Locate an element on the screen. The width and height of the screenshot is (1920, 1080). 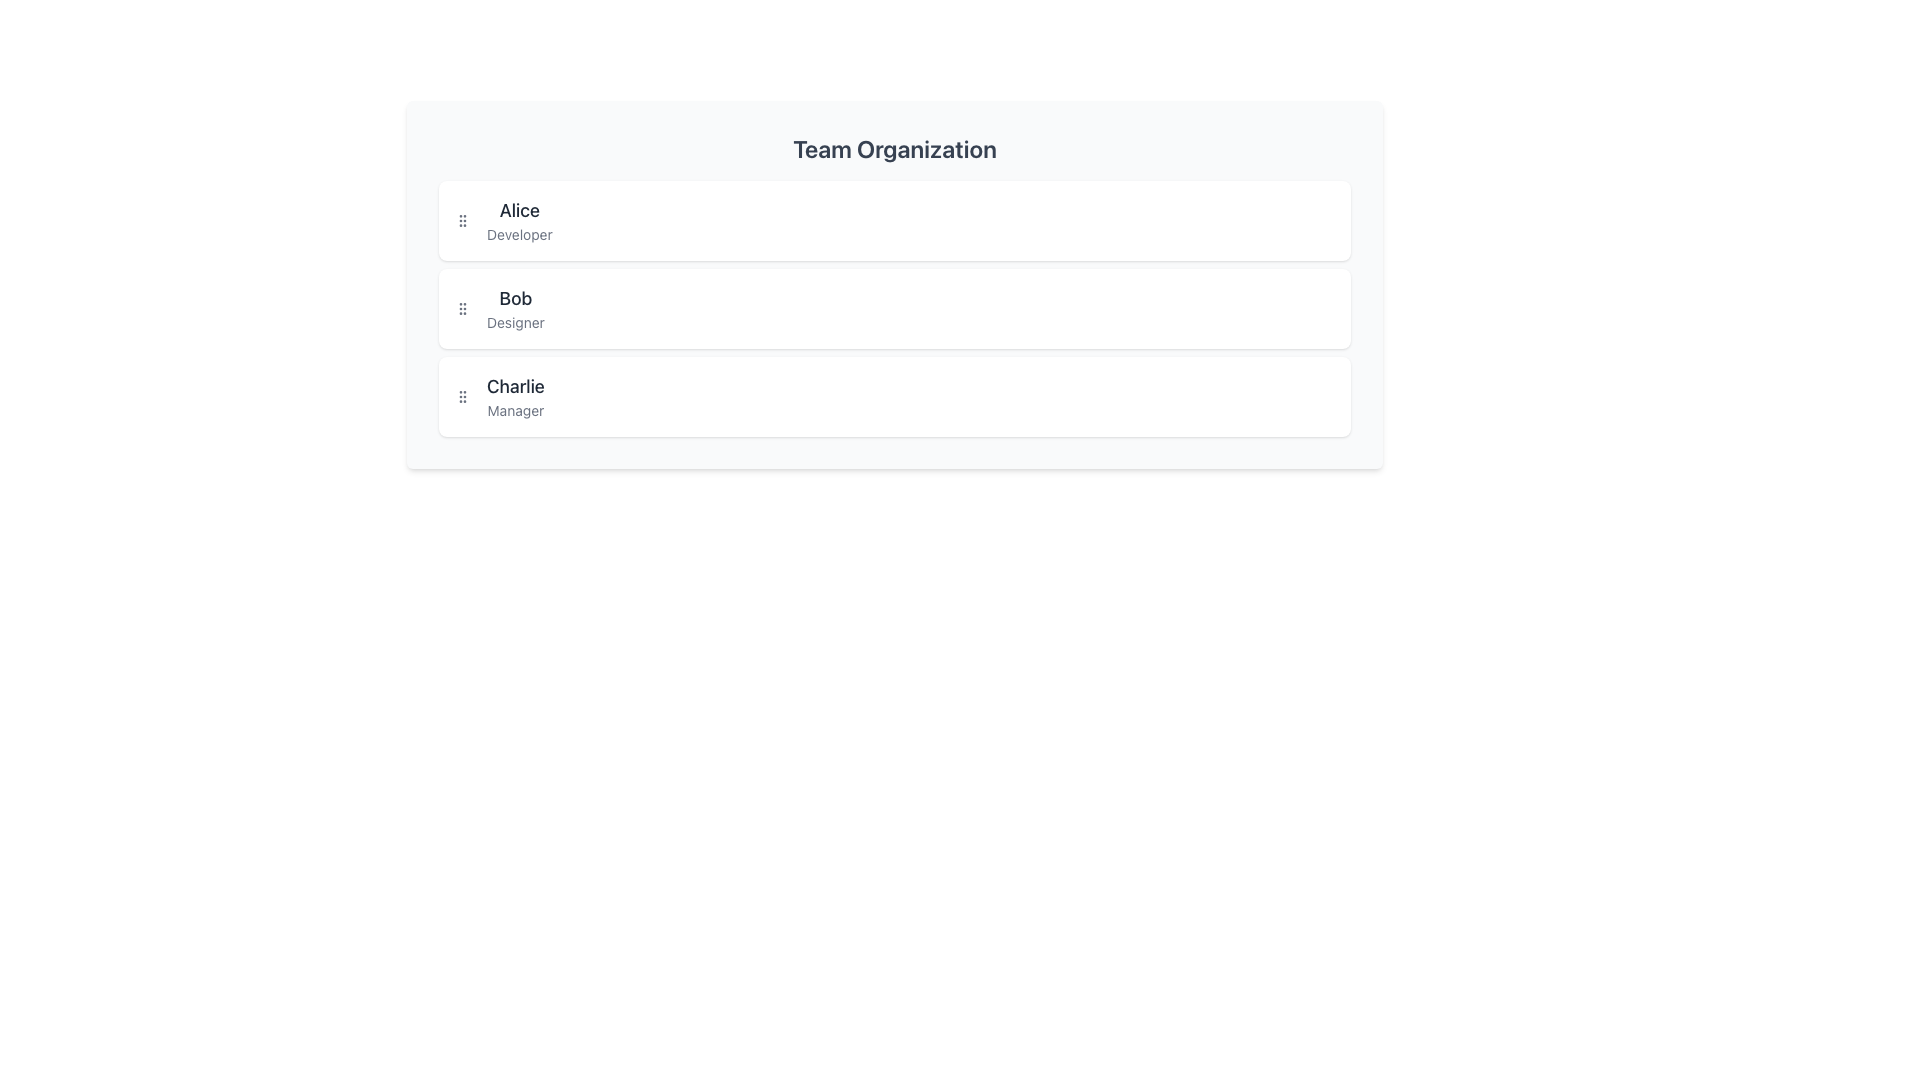
the Information card containing the name 'Bob' and the title 'Designer', which is the second card in a vertical list of cards is located at coordinates (893, 308).